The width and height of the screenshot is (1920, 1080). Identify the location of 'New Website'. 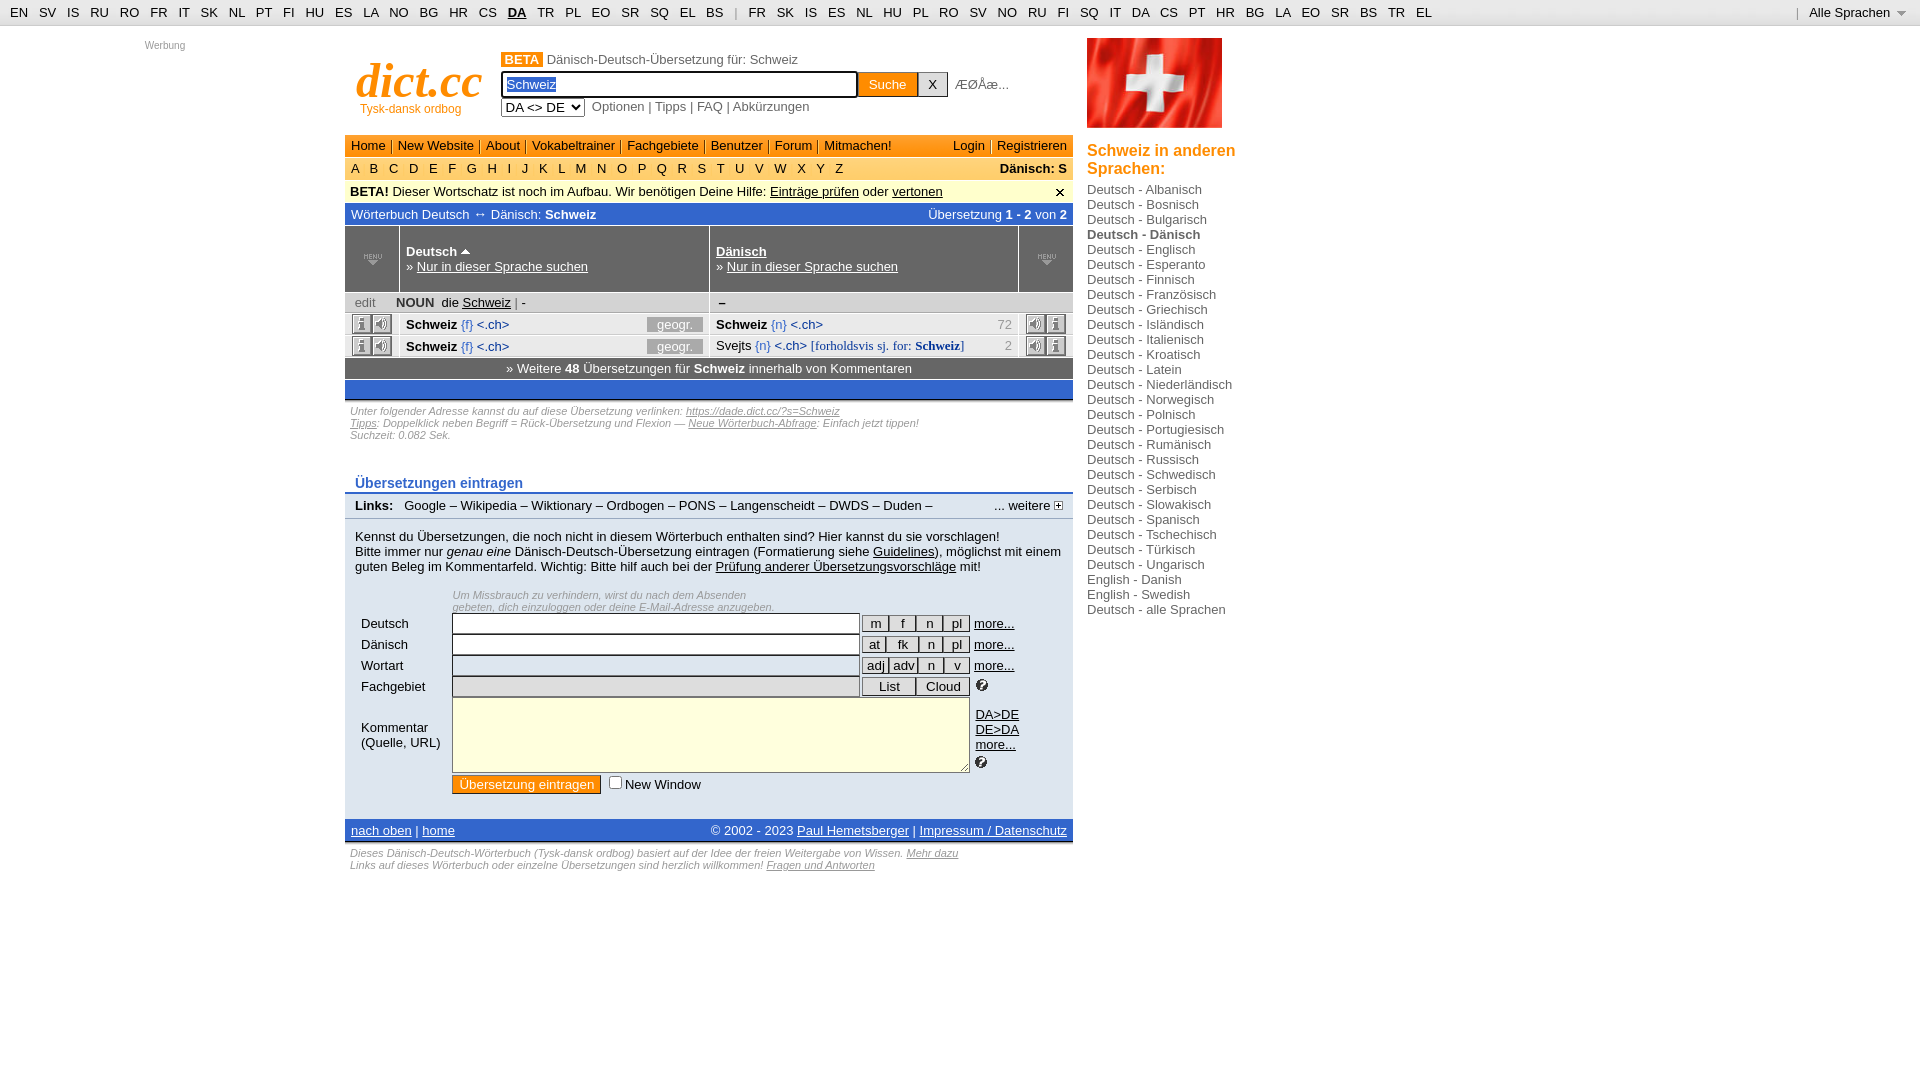
(435, 144).